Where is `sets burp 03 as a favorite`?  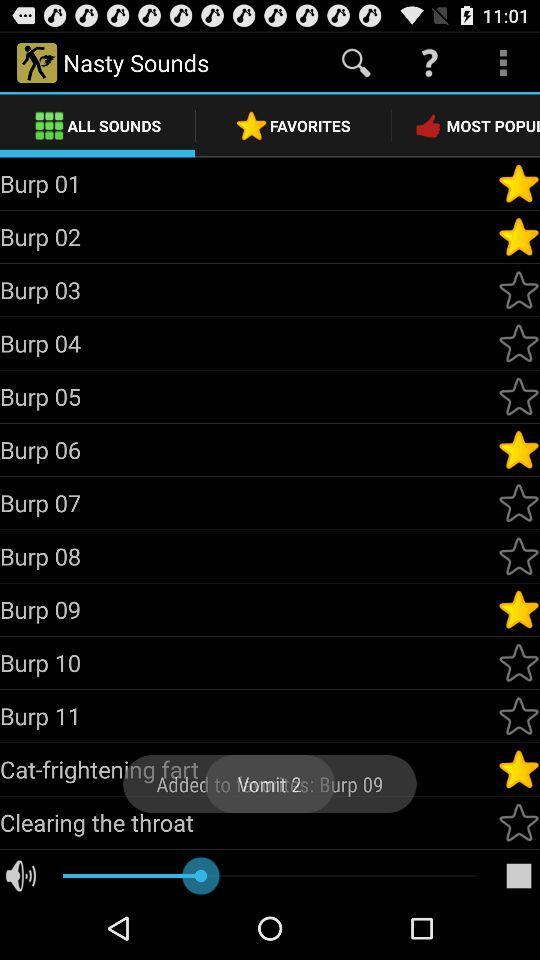 sets burp 03 as a favorite is located at coordinates (518, 289).